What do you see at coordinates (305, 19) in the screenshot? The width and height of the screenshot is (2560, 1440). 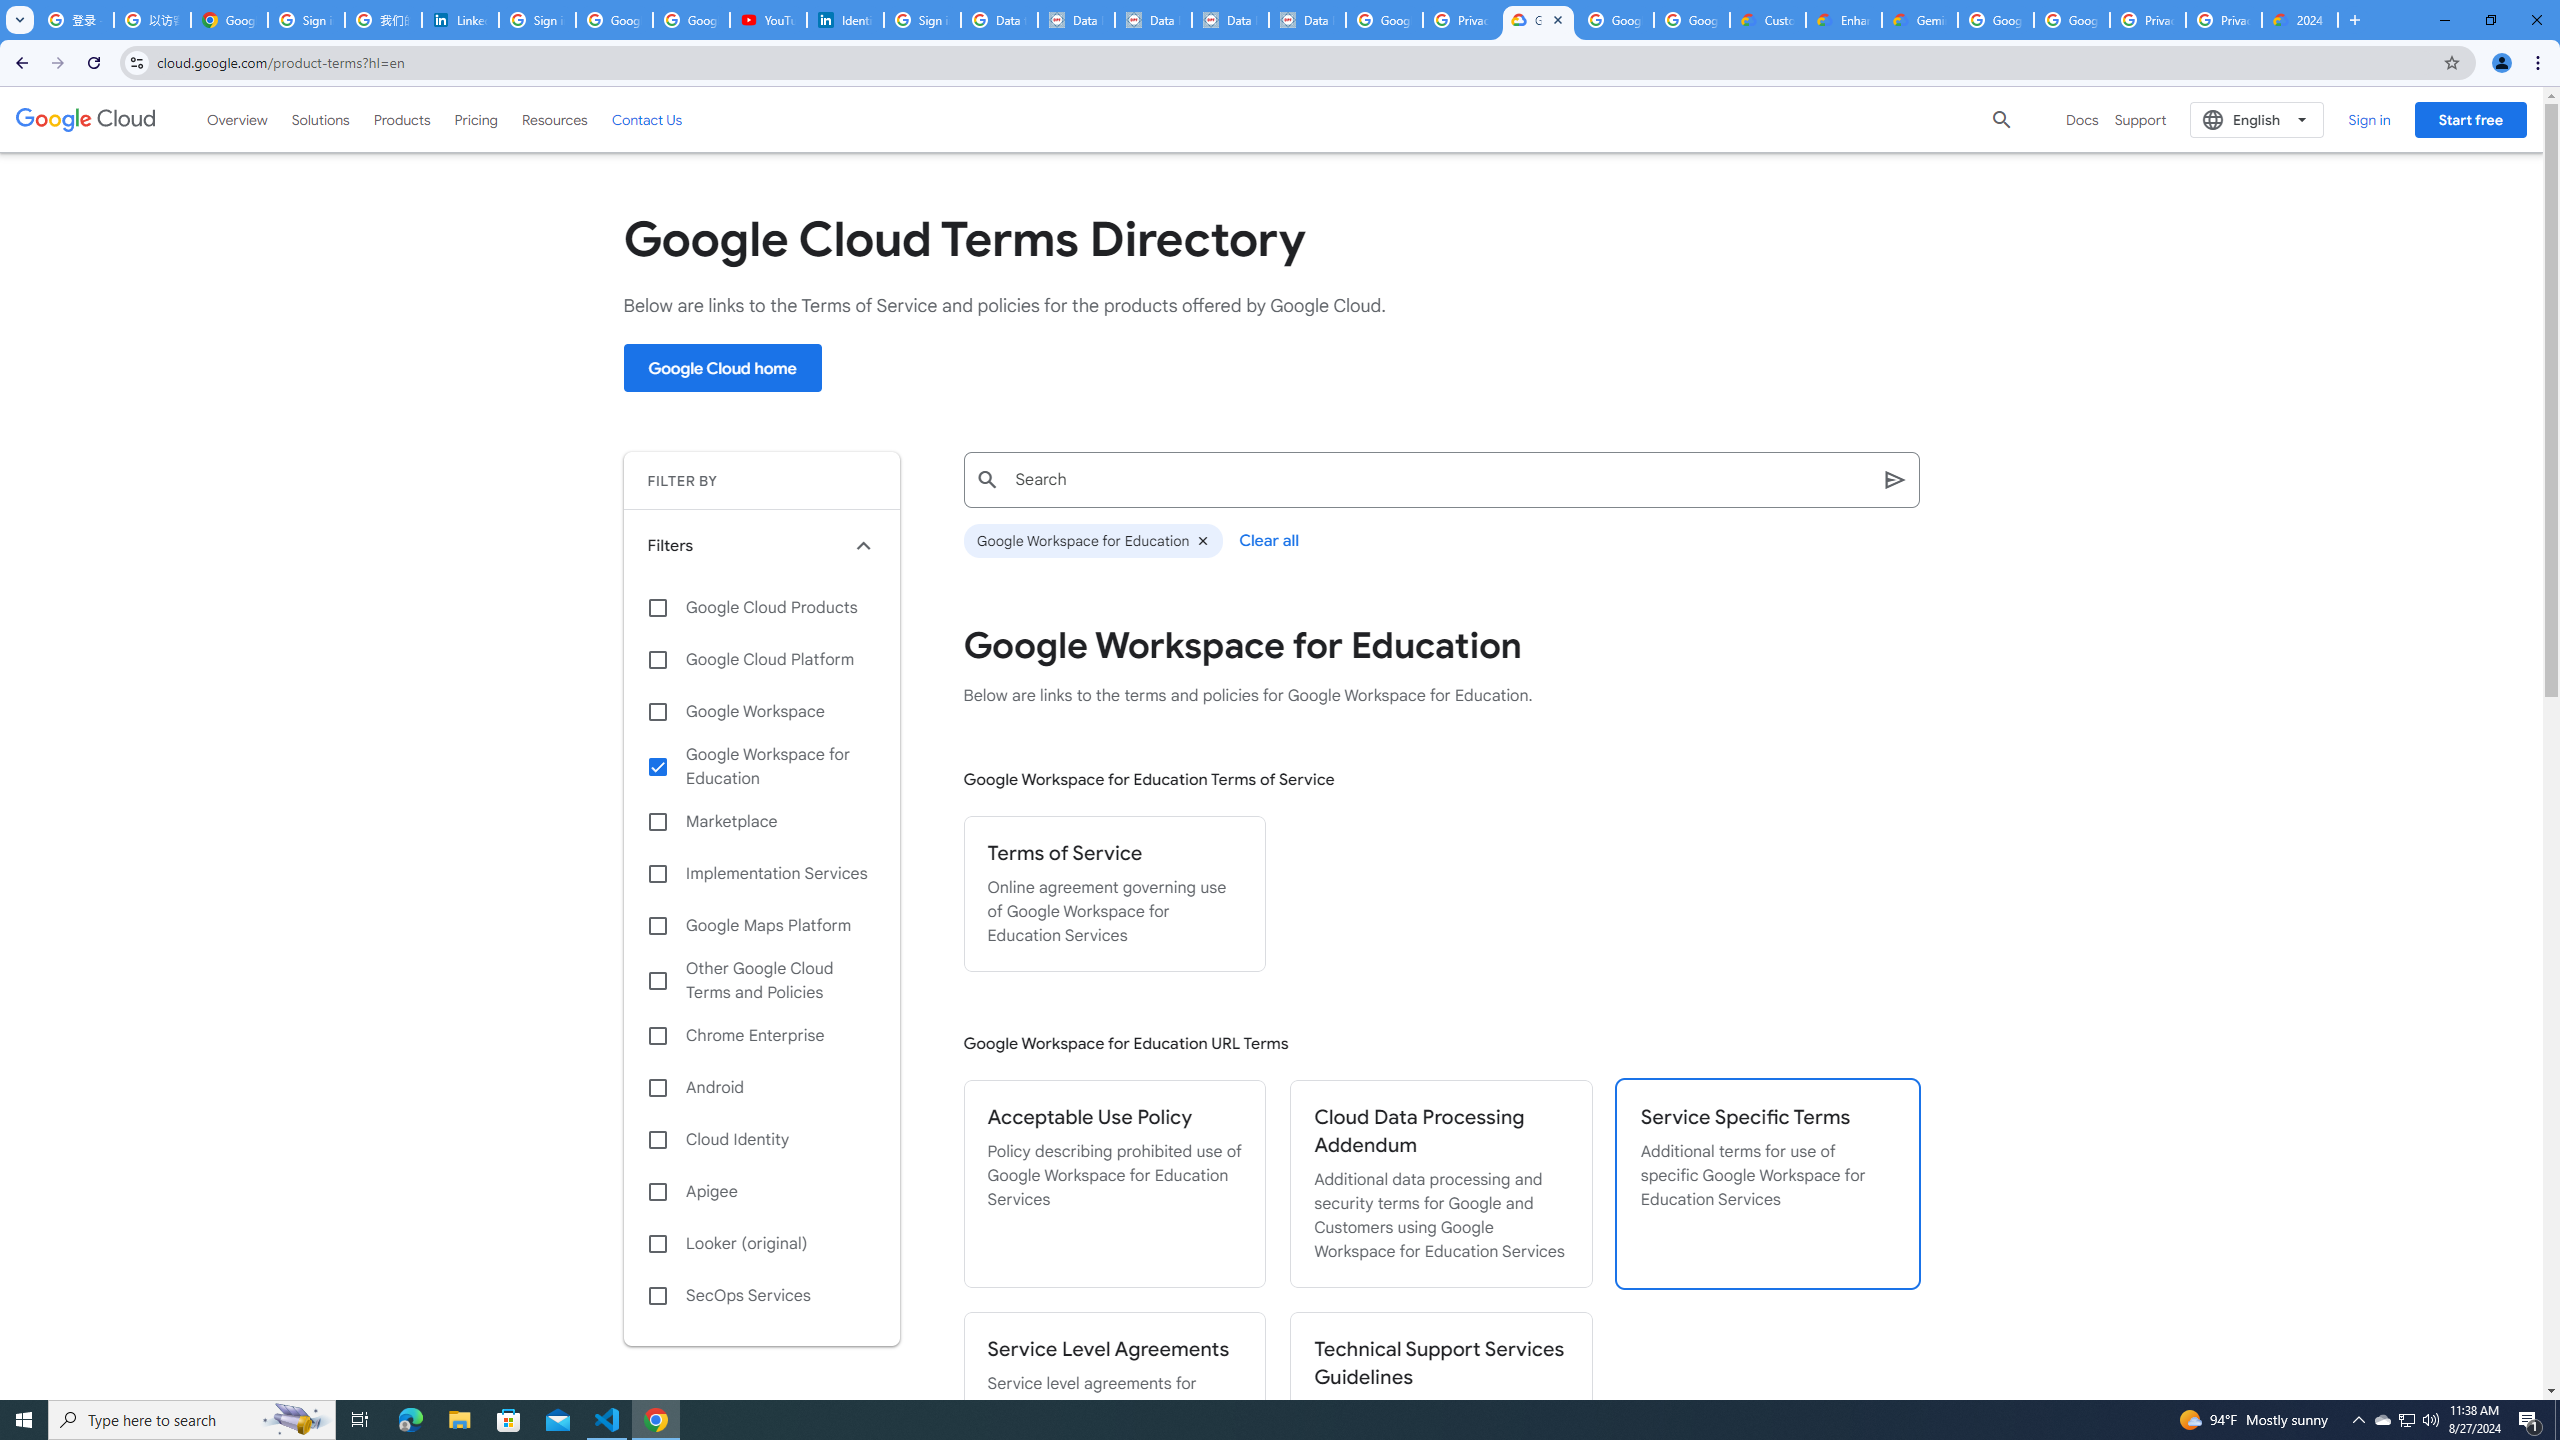 I see `'Sign in - Google Accounts'` at bounding box center [305, 19].